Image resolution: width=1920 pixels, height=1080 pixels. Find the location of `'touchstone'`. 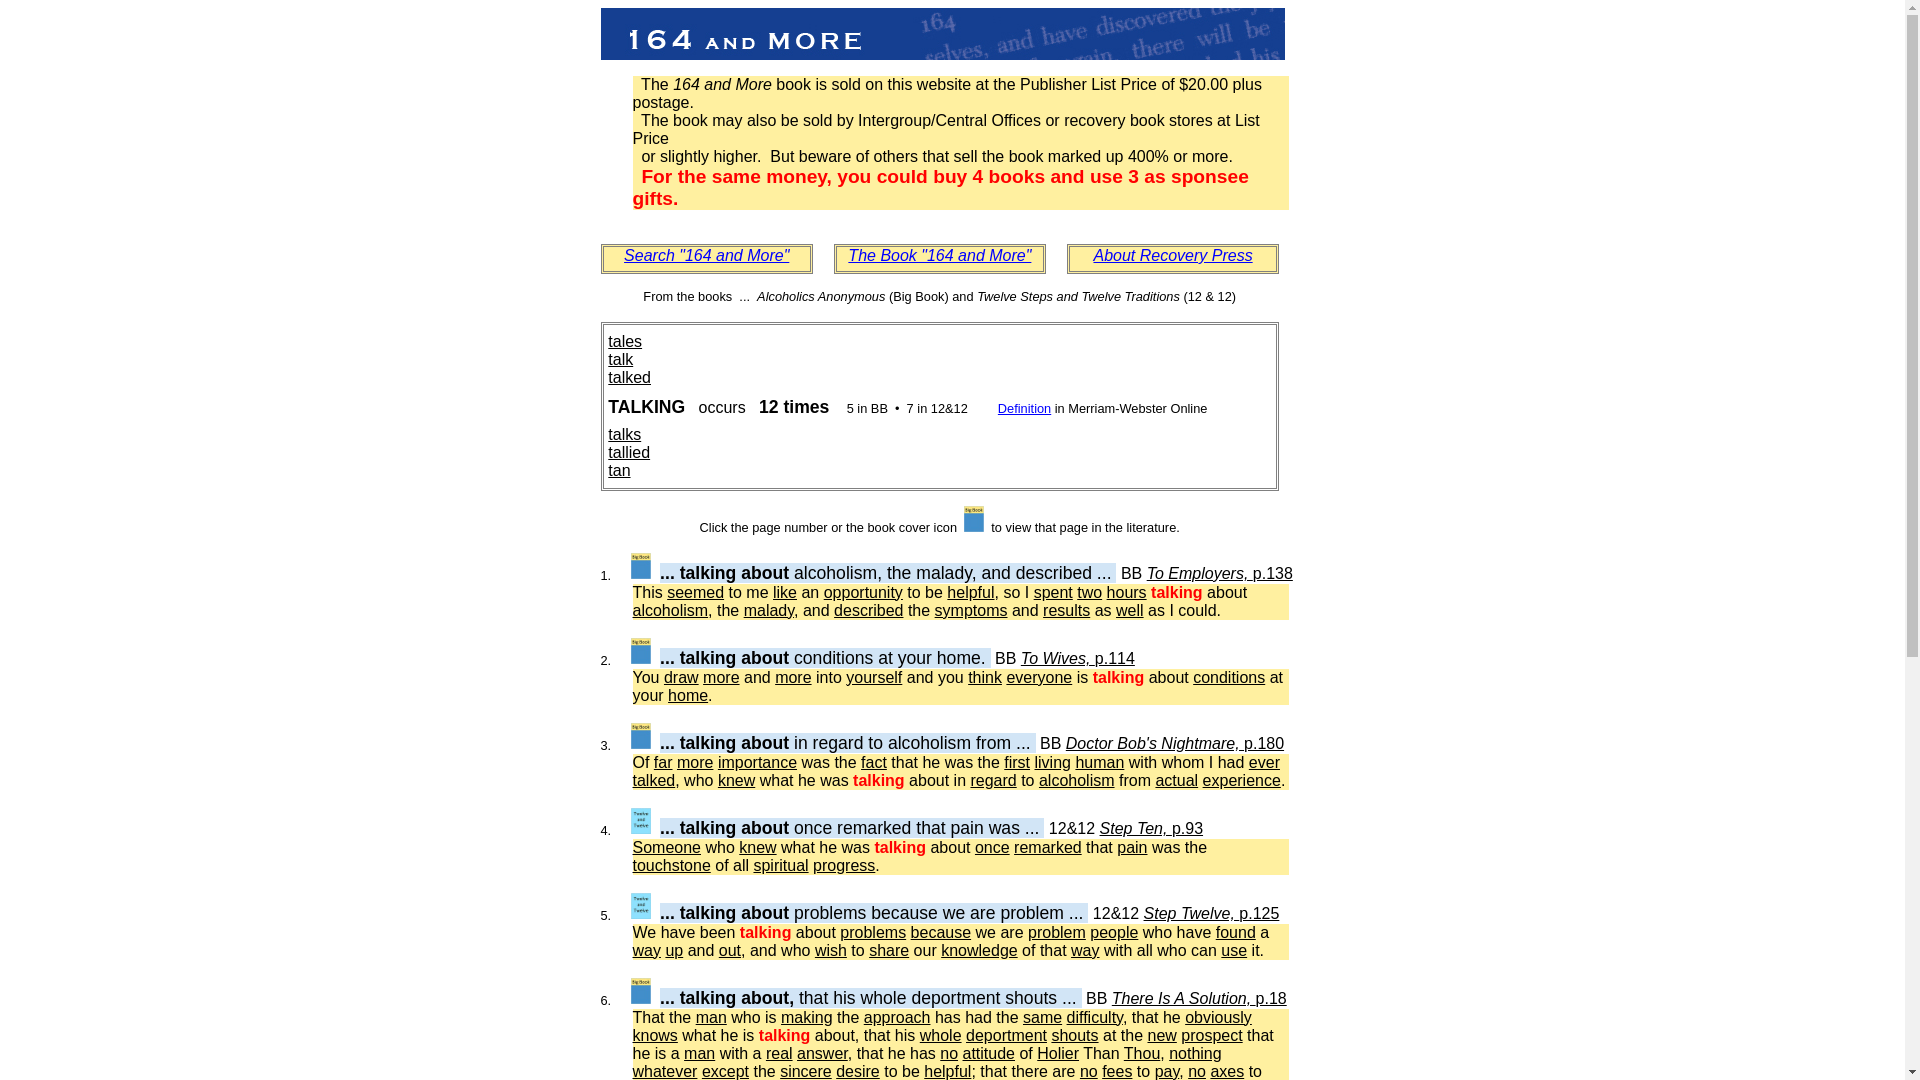

'touchstone' is located at coordinates (631, 864).